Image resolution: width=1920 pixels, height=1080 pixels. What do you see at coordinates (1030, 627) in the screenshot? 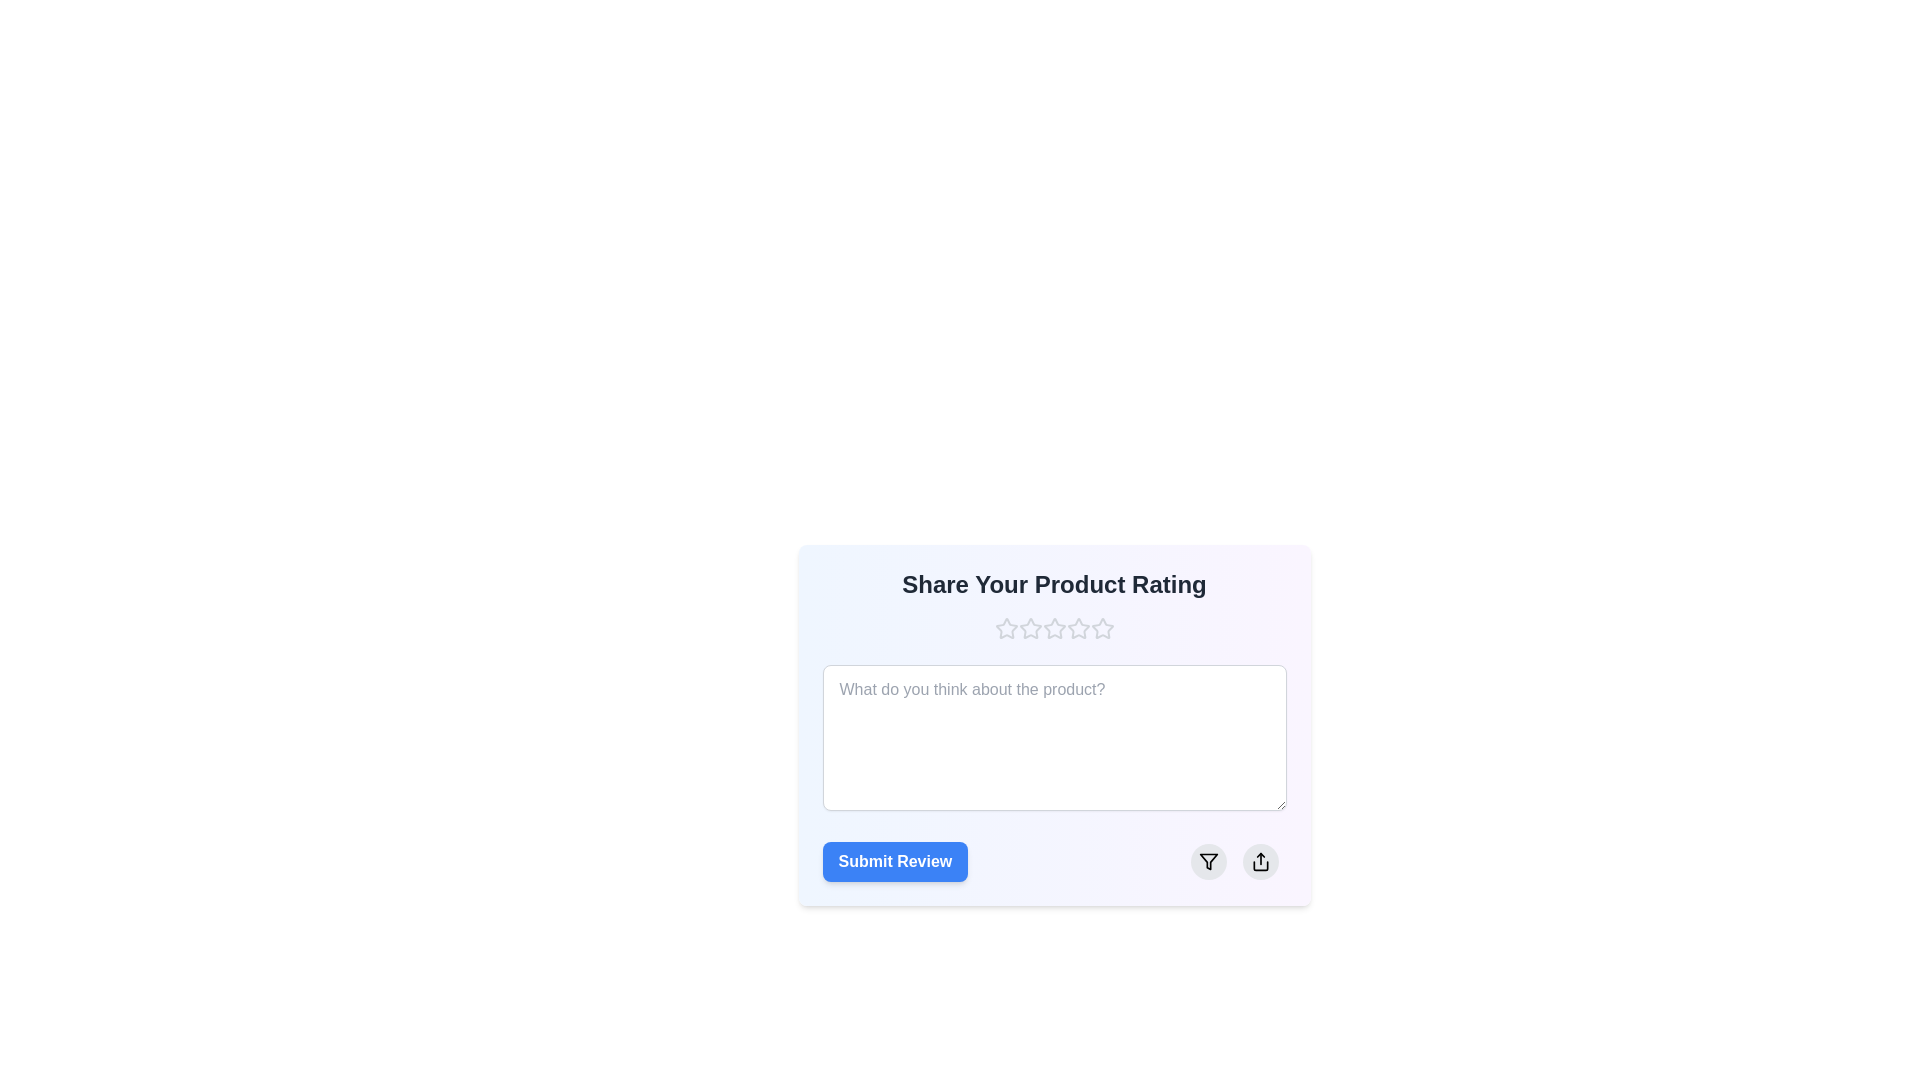
I see `the first star icon from the left in the rating system` at bounding box center [1030, 627].